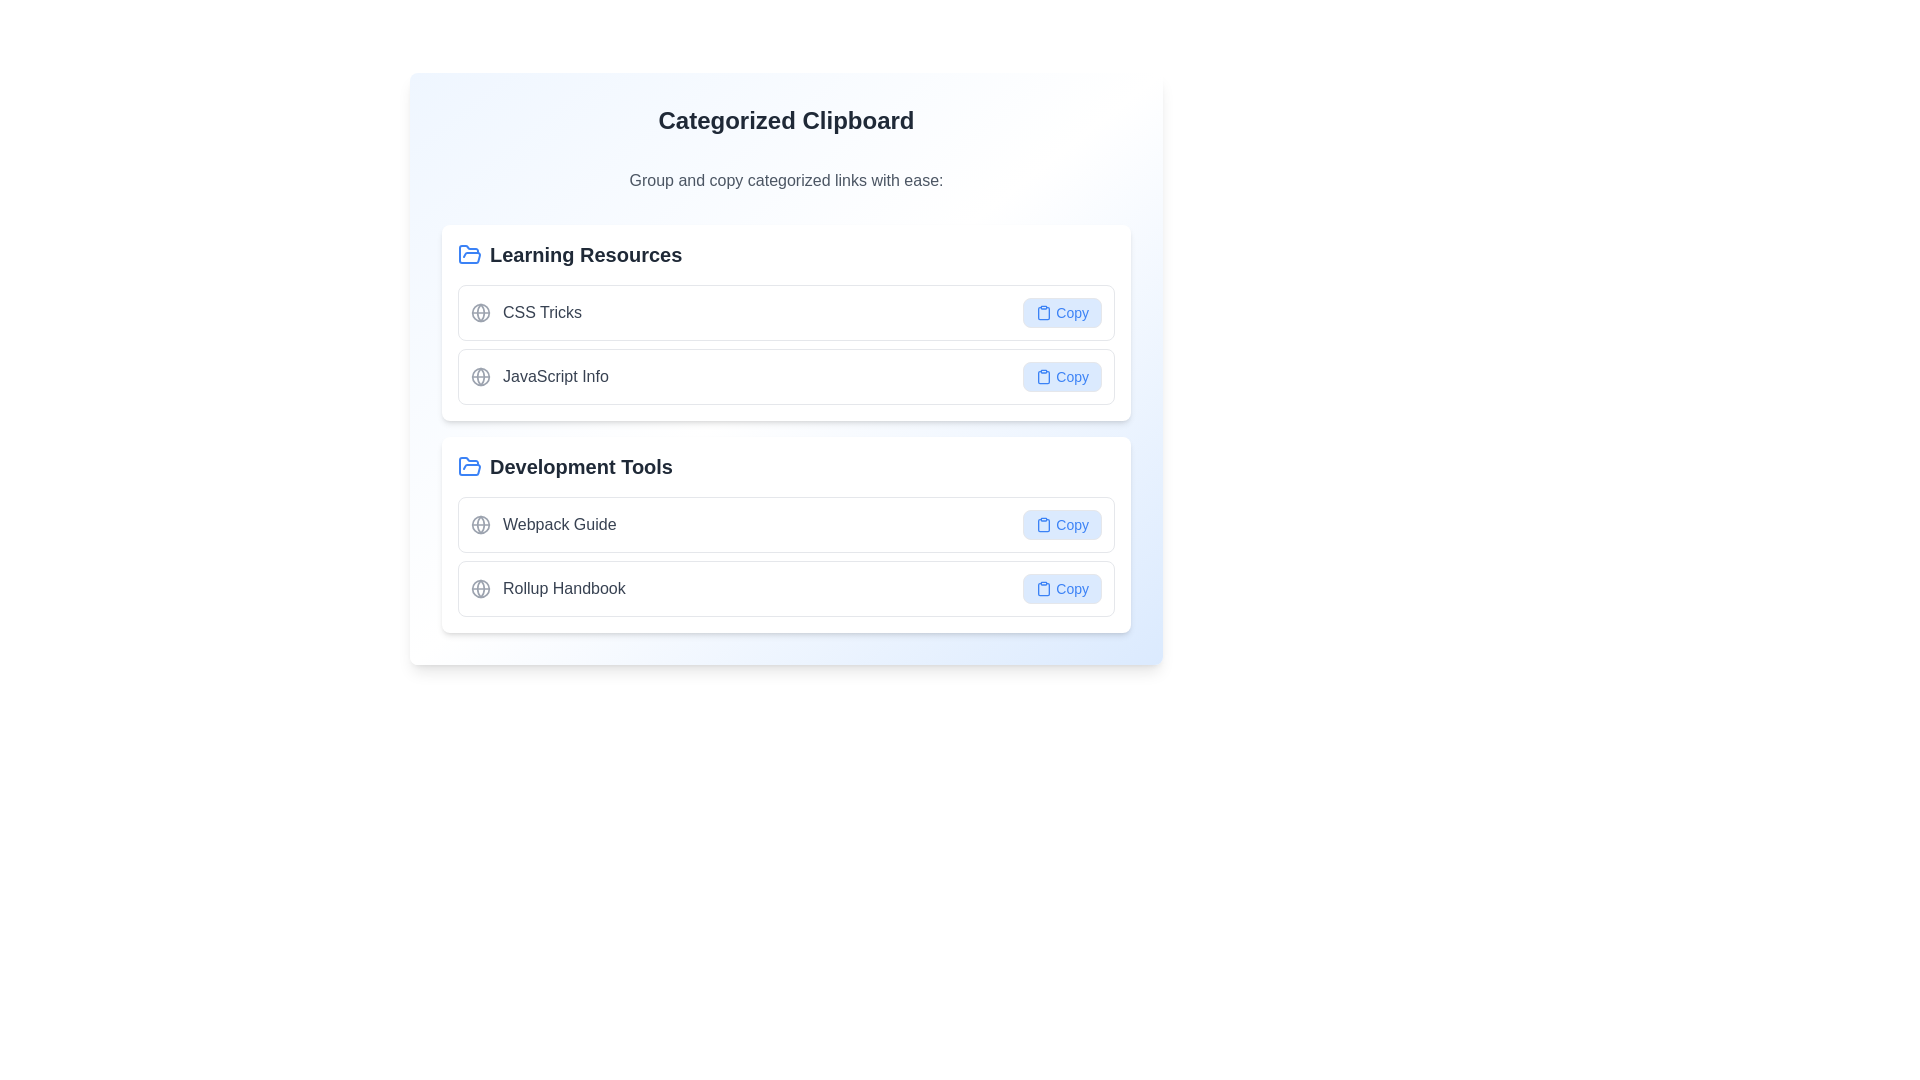 The image size is (1920, 1080). What do you see at coordinates (1043, 588) in the screenshot?
I see `the decorative 'Copy' icon on the 'Rollup Handbook' button in the 'Development Tools' section to trigger the tooltip or visual feedback` at bounding box center [1043, 588].